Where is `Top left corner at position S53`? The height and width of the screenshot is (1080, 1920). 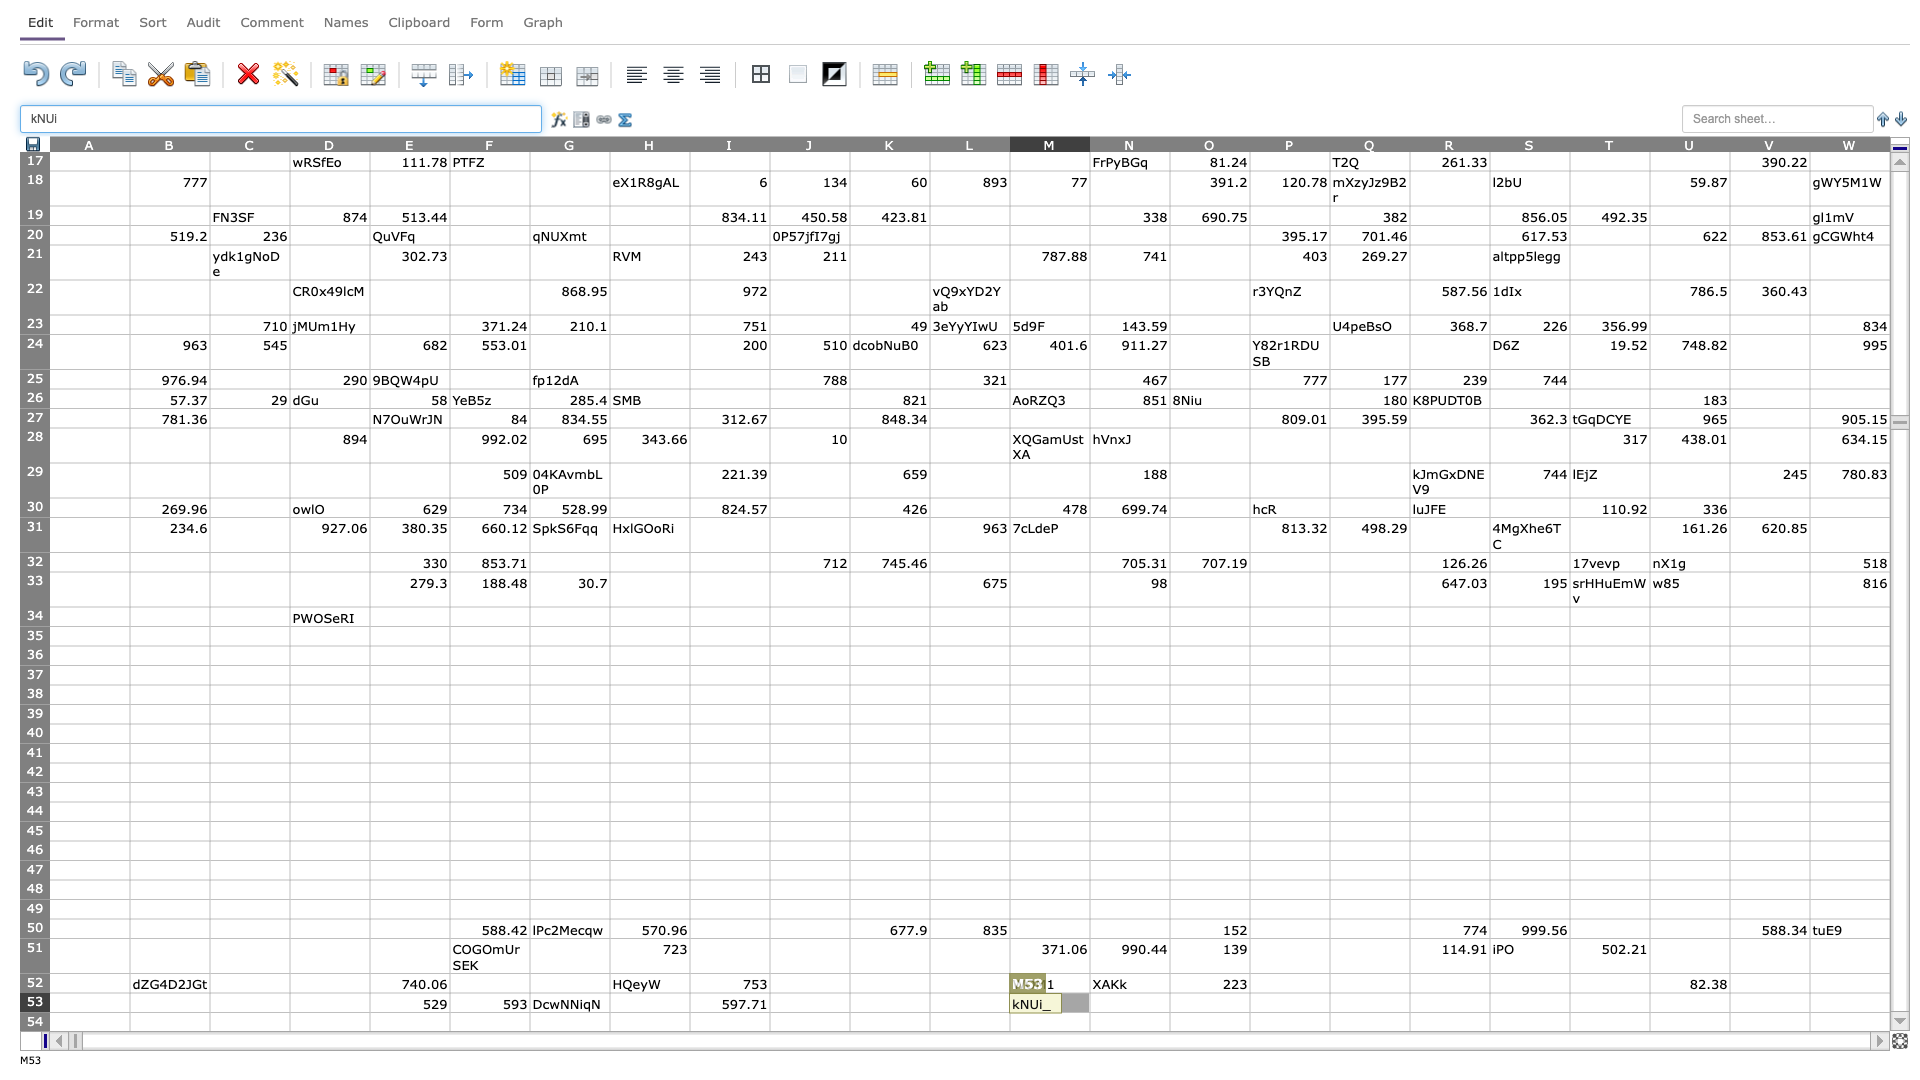 Top left corner at position S53 is located at coordinates (1489, 992).